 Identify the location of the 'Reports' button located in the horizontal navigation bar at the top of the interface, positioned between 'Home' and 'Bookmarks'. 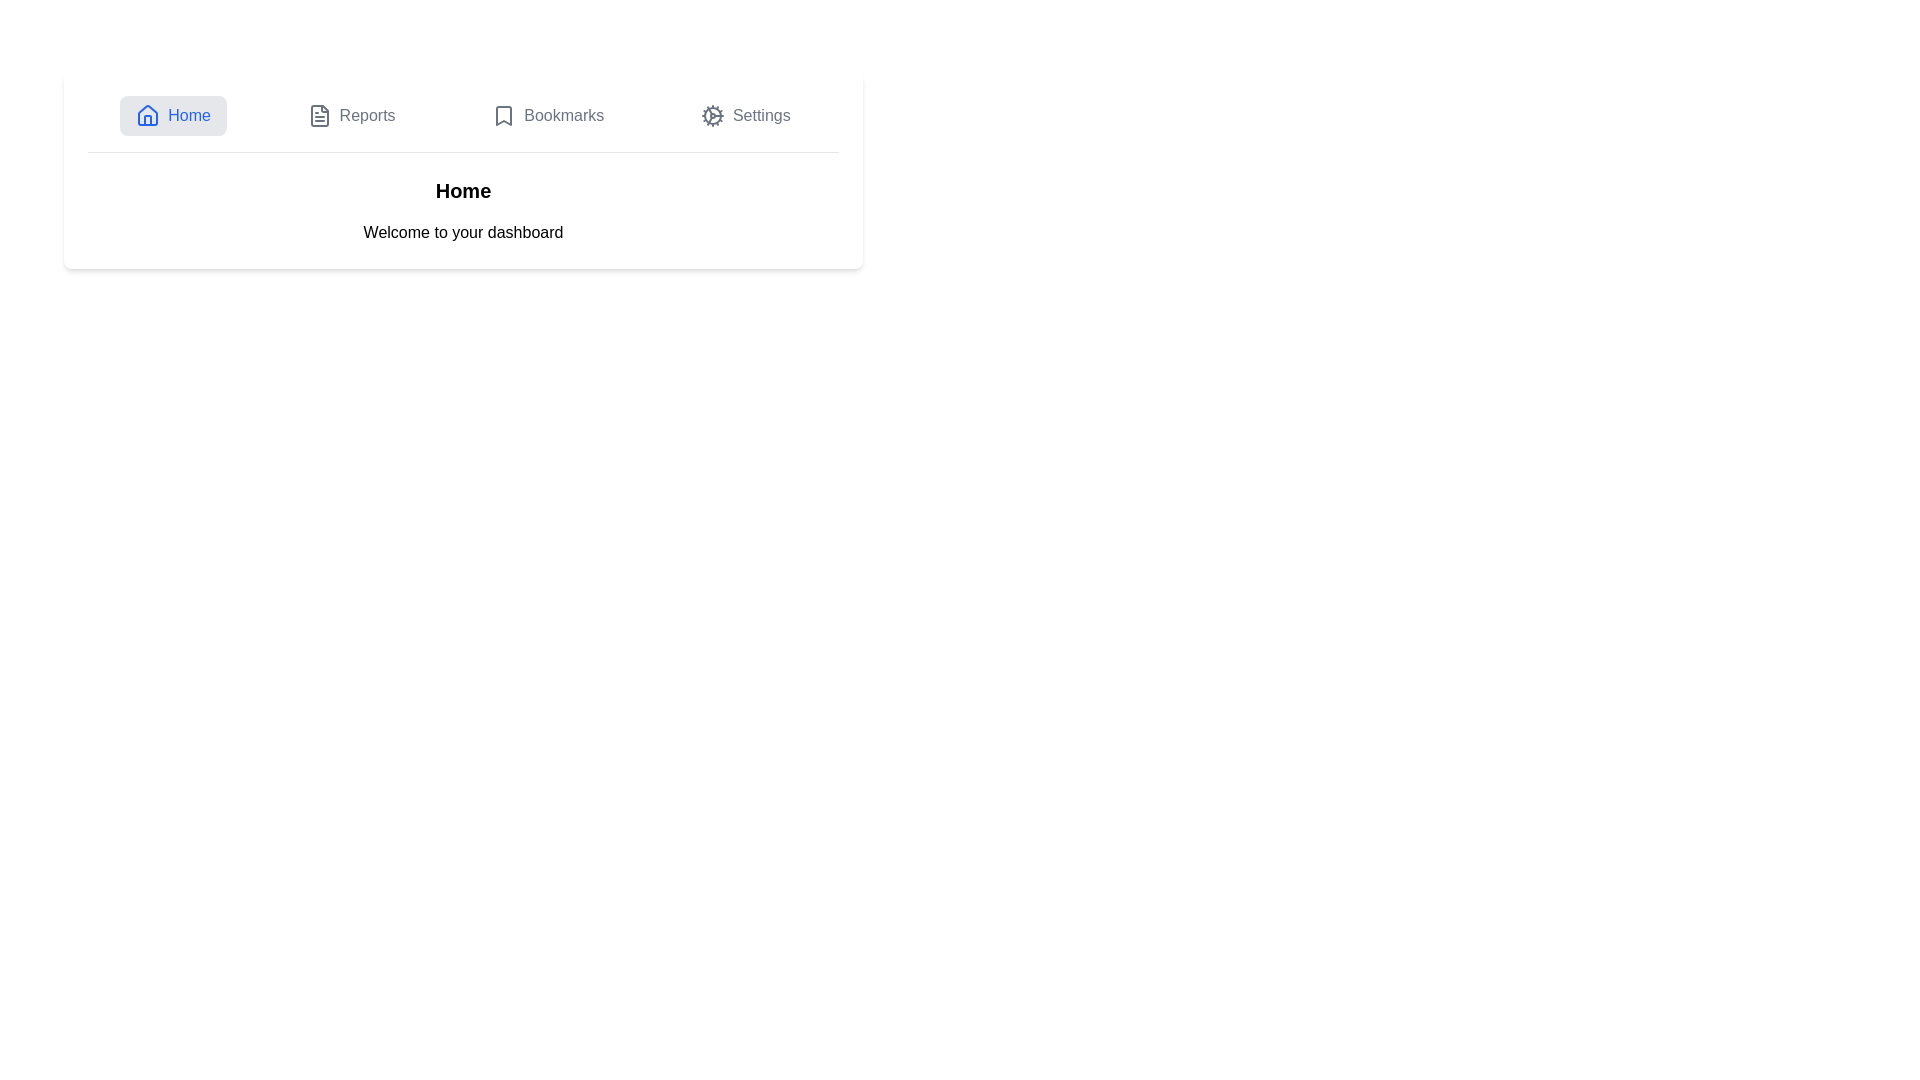
(351, 115).